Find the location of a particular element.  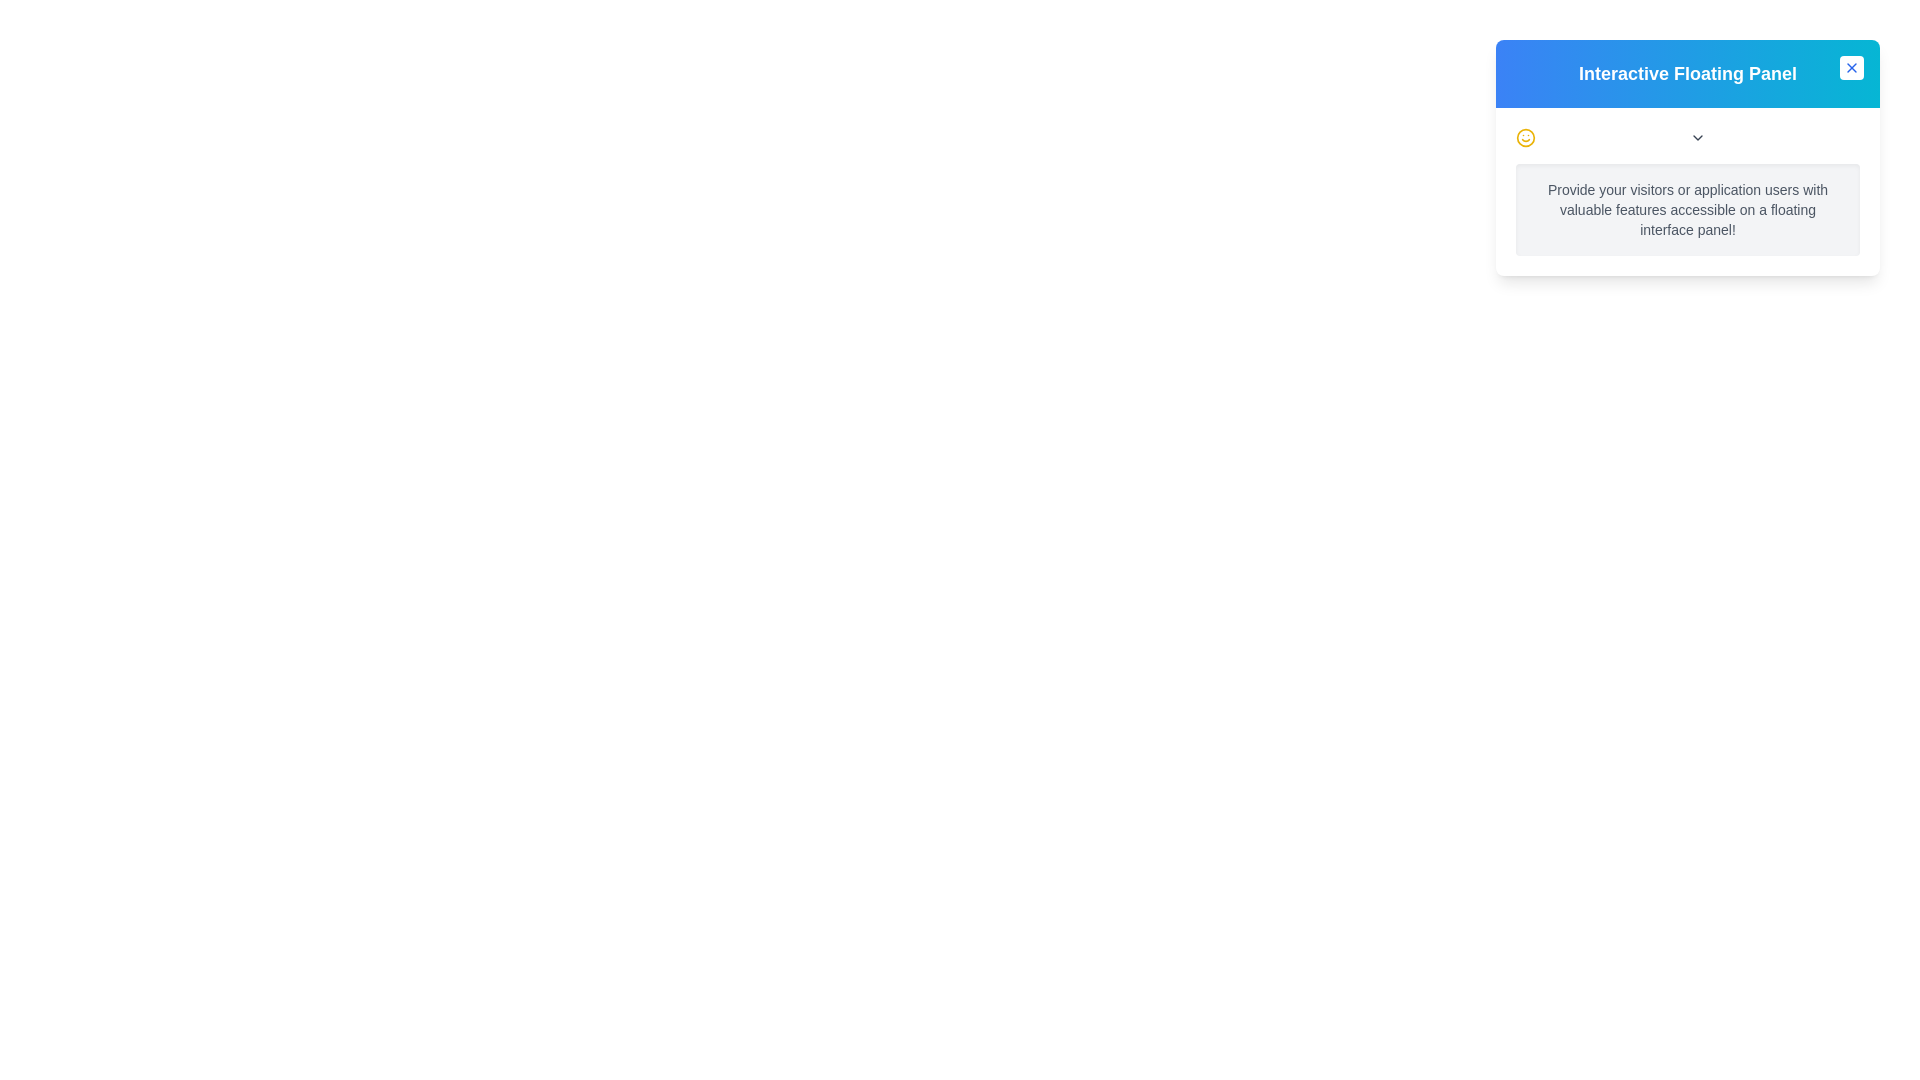

the downward arrow icon of the Dropdown toggle button located in the top-right corner of the floating panel is located at coordinates (1697, 137).